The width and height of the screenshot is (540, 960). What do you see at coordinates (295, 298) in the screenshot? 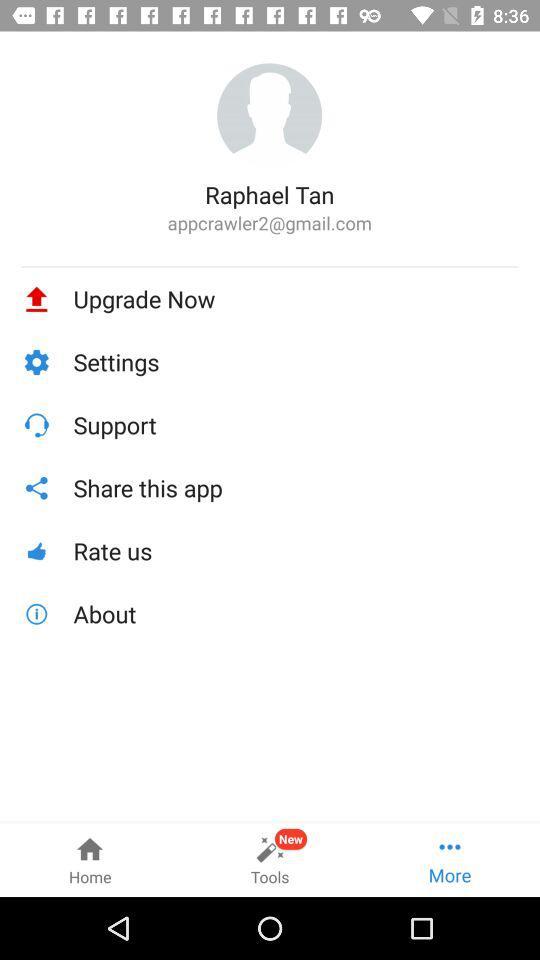
I see `icon above the settings` at bounding box center [295, 298].